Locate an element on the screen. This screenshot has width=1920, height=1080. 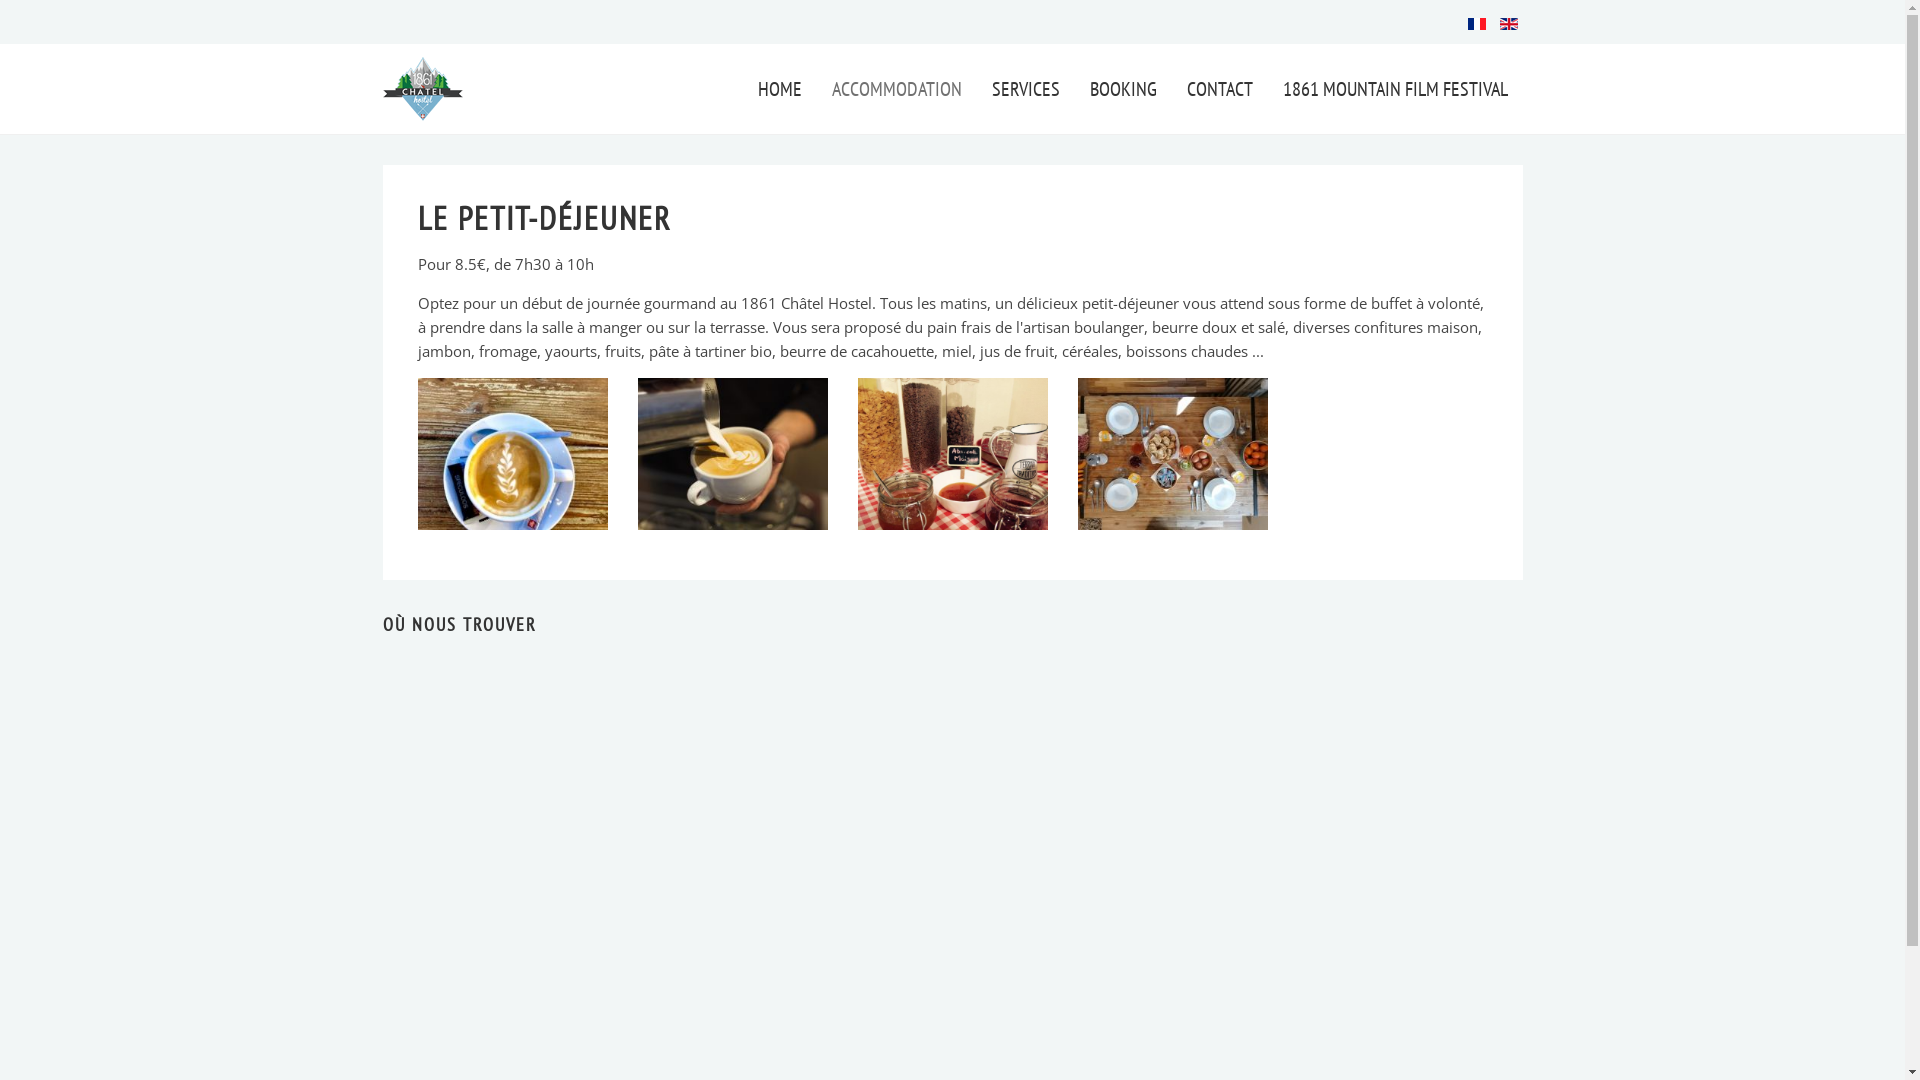
'1861 MOUNTAIN FILM FESTIVAL' is located at coordinates (1394, 87).